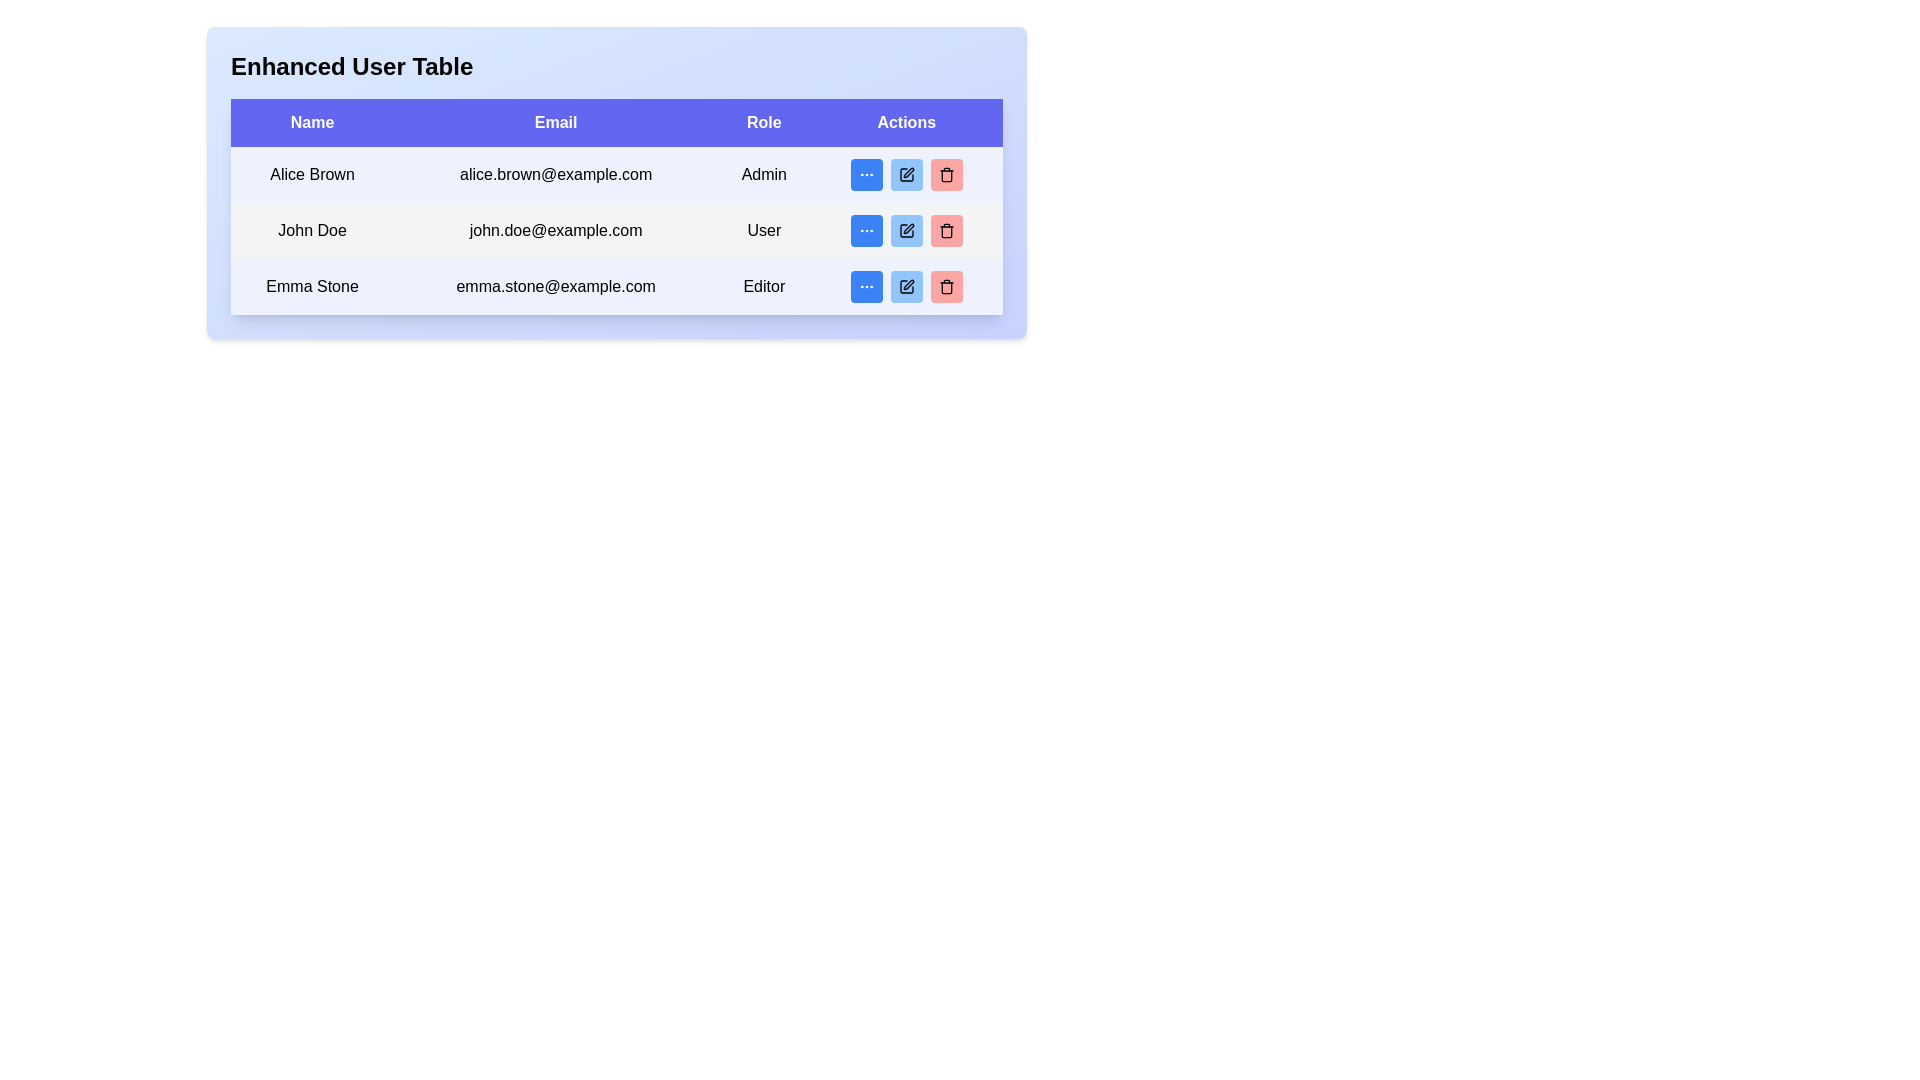  I want to click on the Table Header labeled 'Actions' which is the last column header in the row of headers with a blue background, so click(905, 123).